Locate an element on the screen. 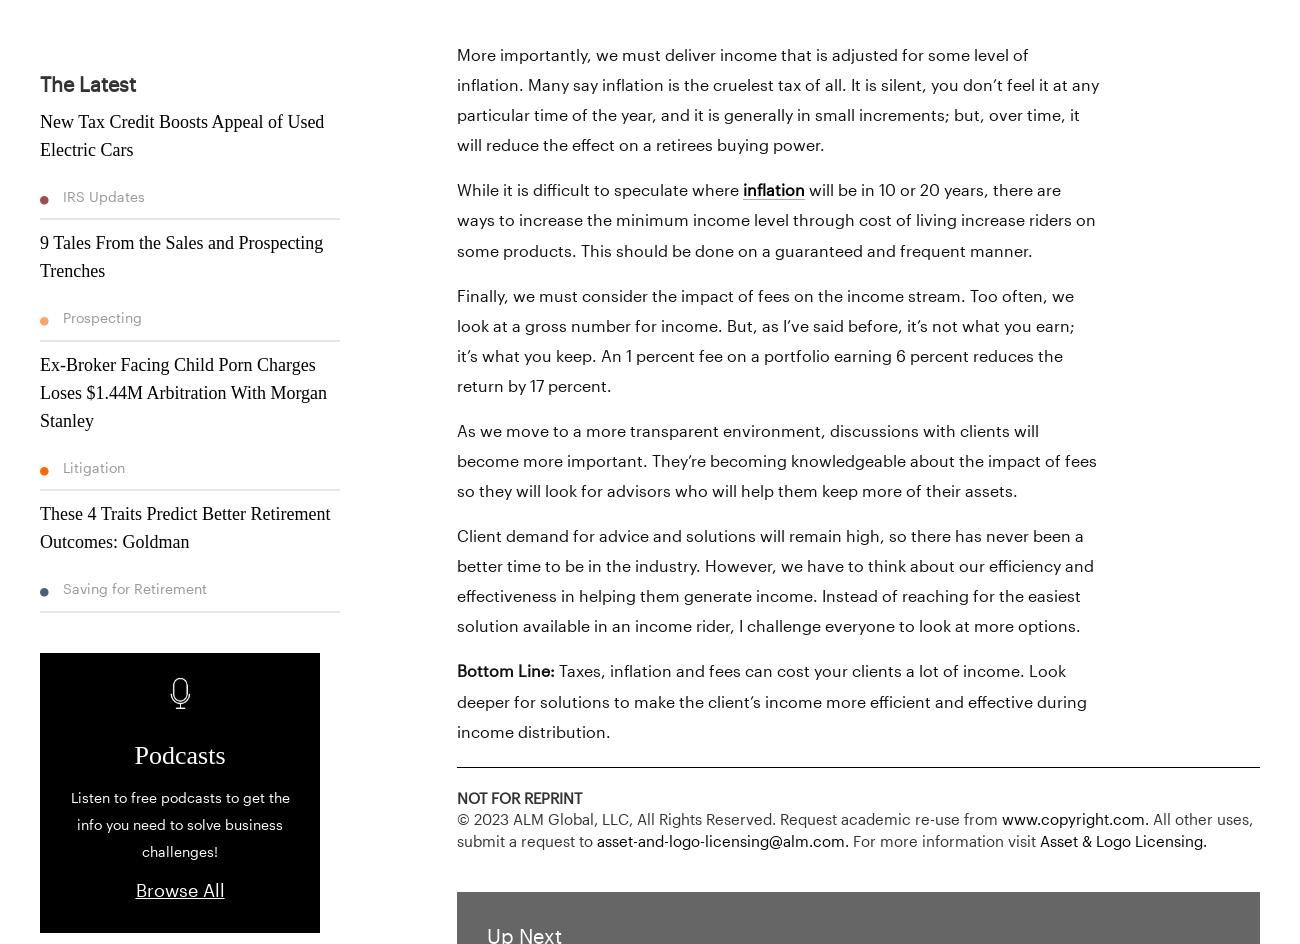 The width and height of the screenshot is (1300, 944). 'IRS Updates' is located at coordinates (102, 194).